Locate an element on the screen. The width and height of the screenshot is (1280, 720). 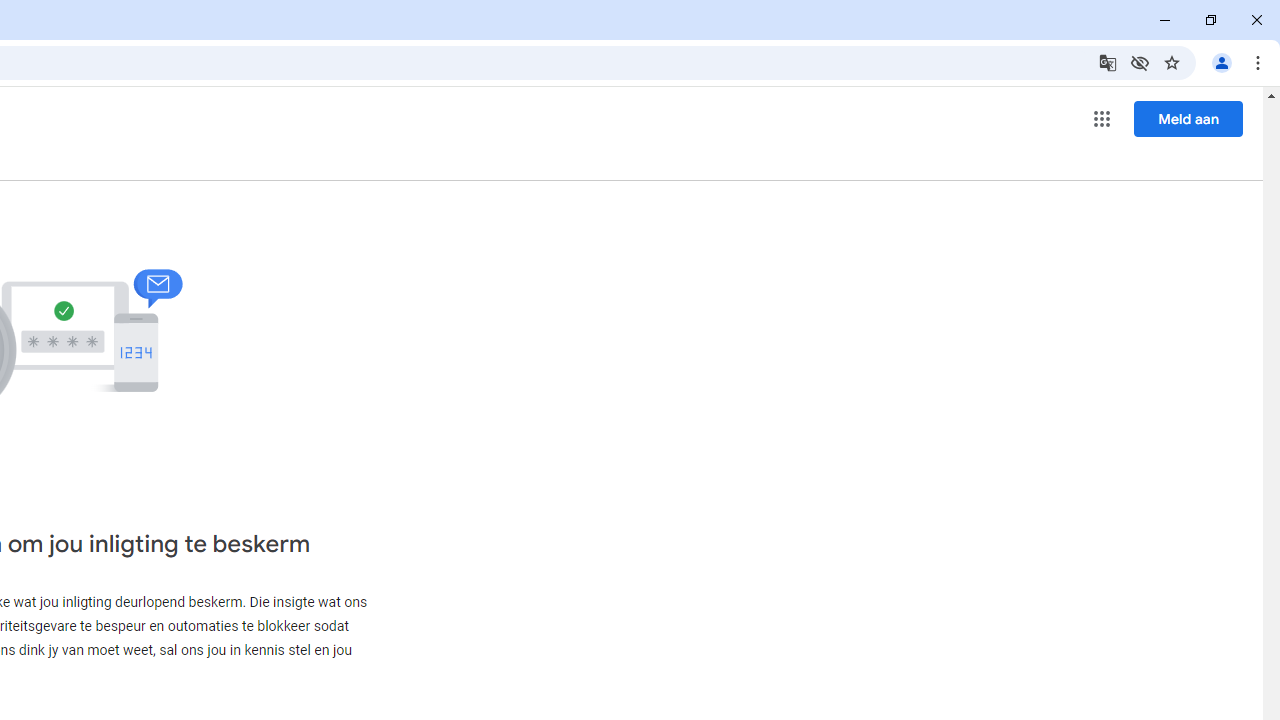
'Google-programme' is located at coordinates (1101, 119).